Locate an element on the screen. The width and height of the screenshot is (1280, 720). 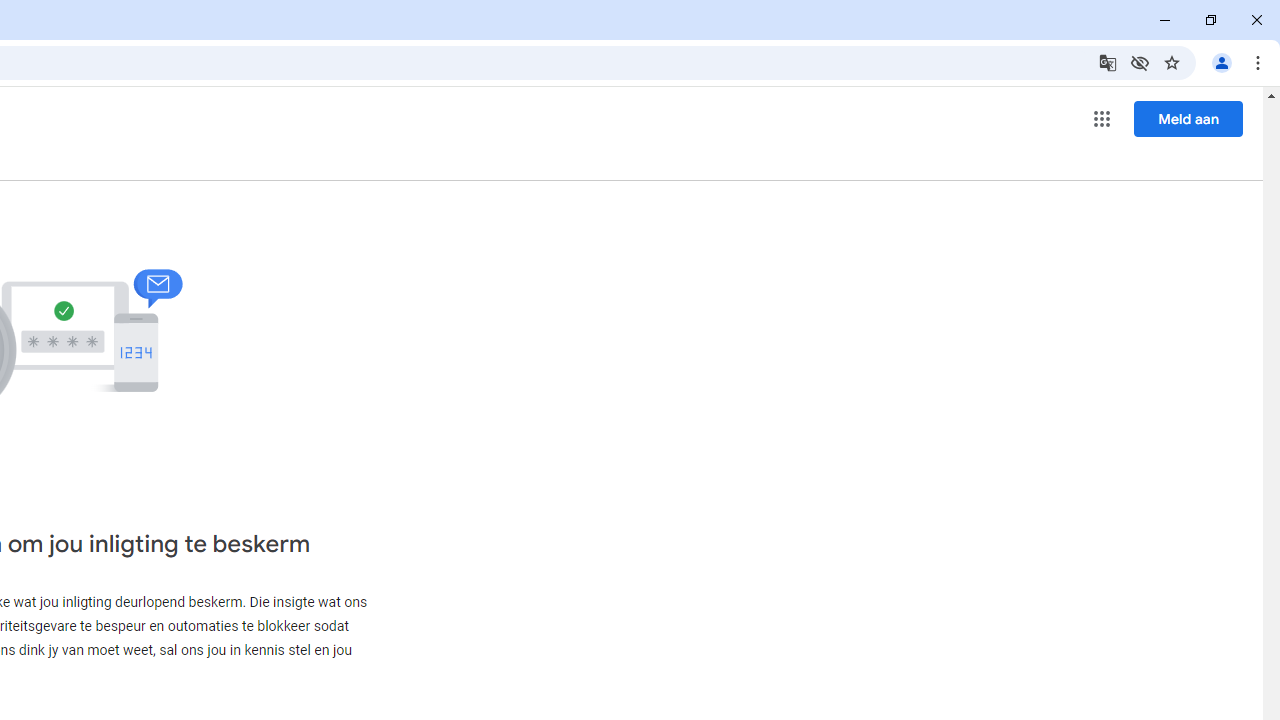
'Google-programme' is located at coordinates (1101, 119).